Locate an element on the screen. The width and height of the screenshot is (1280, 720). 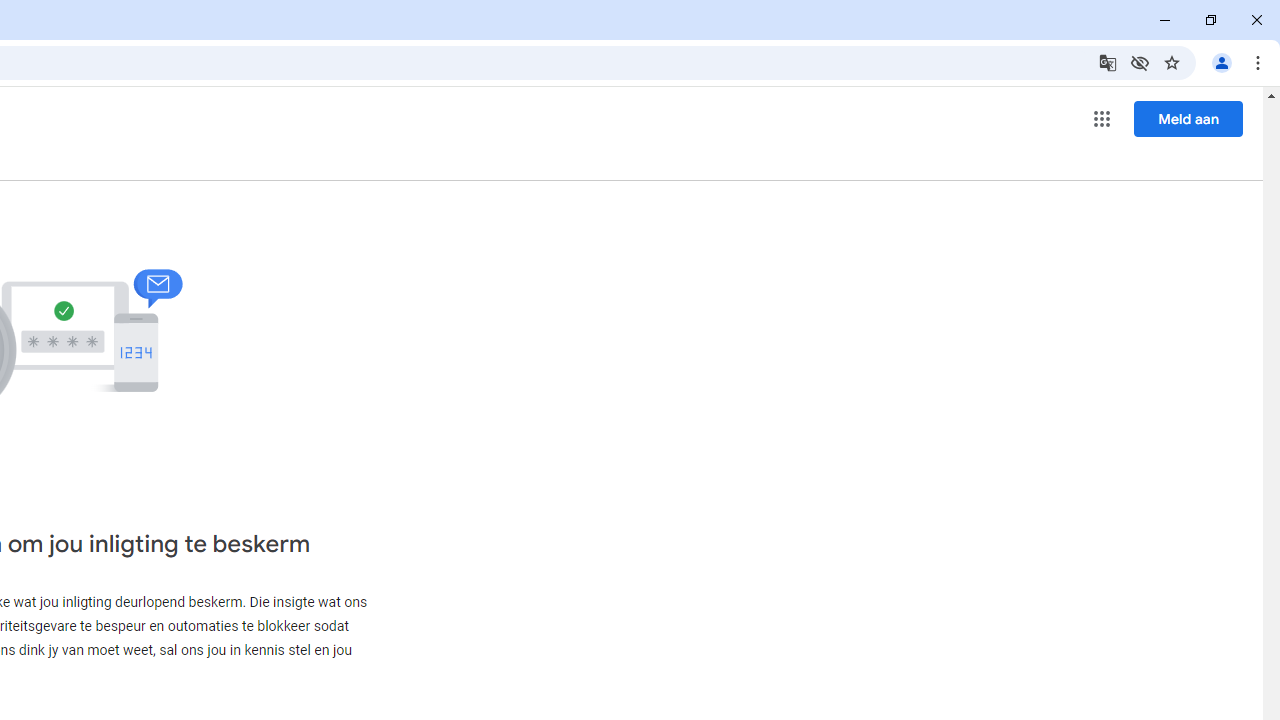
'Google-programme' is located at coordinates (1101, 119).